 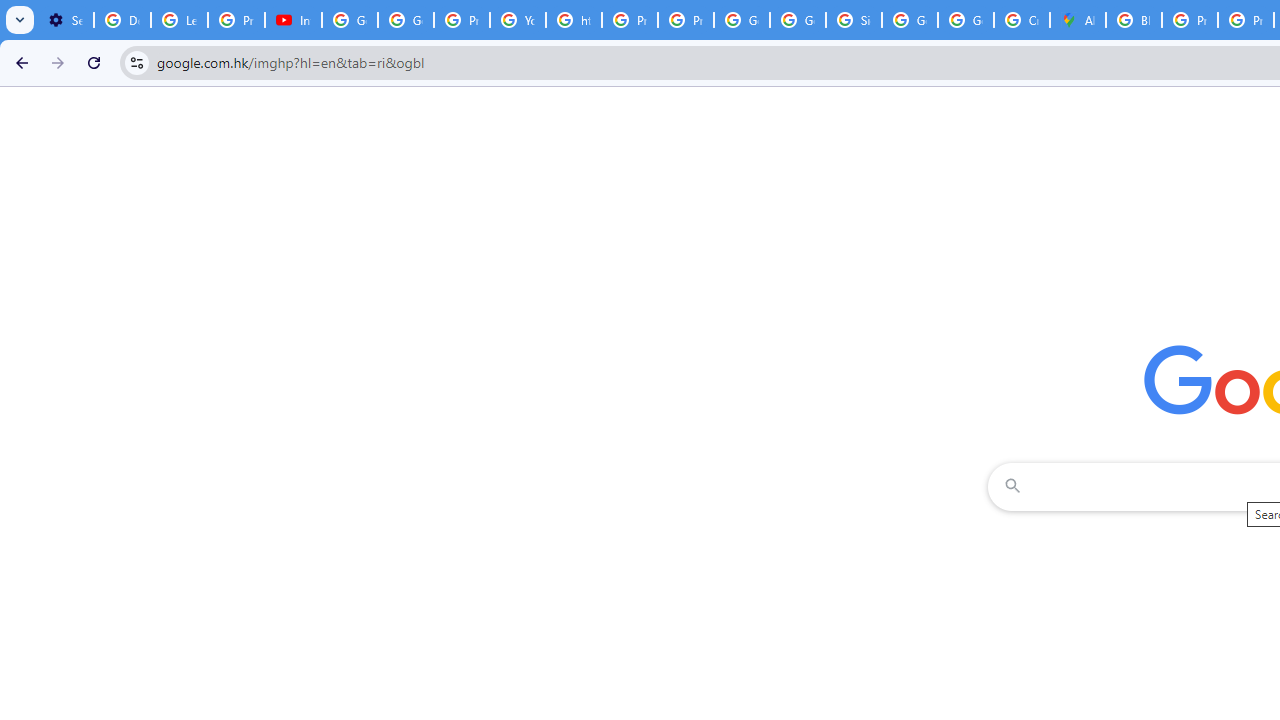 I want to click on 'Delete photos & videos - Computer - Google Photos Help', so click(x=121, y=20).